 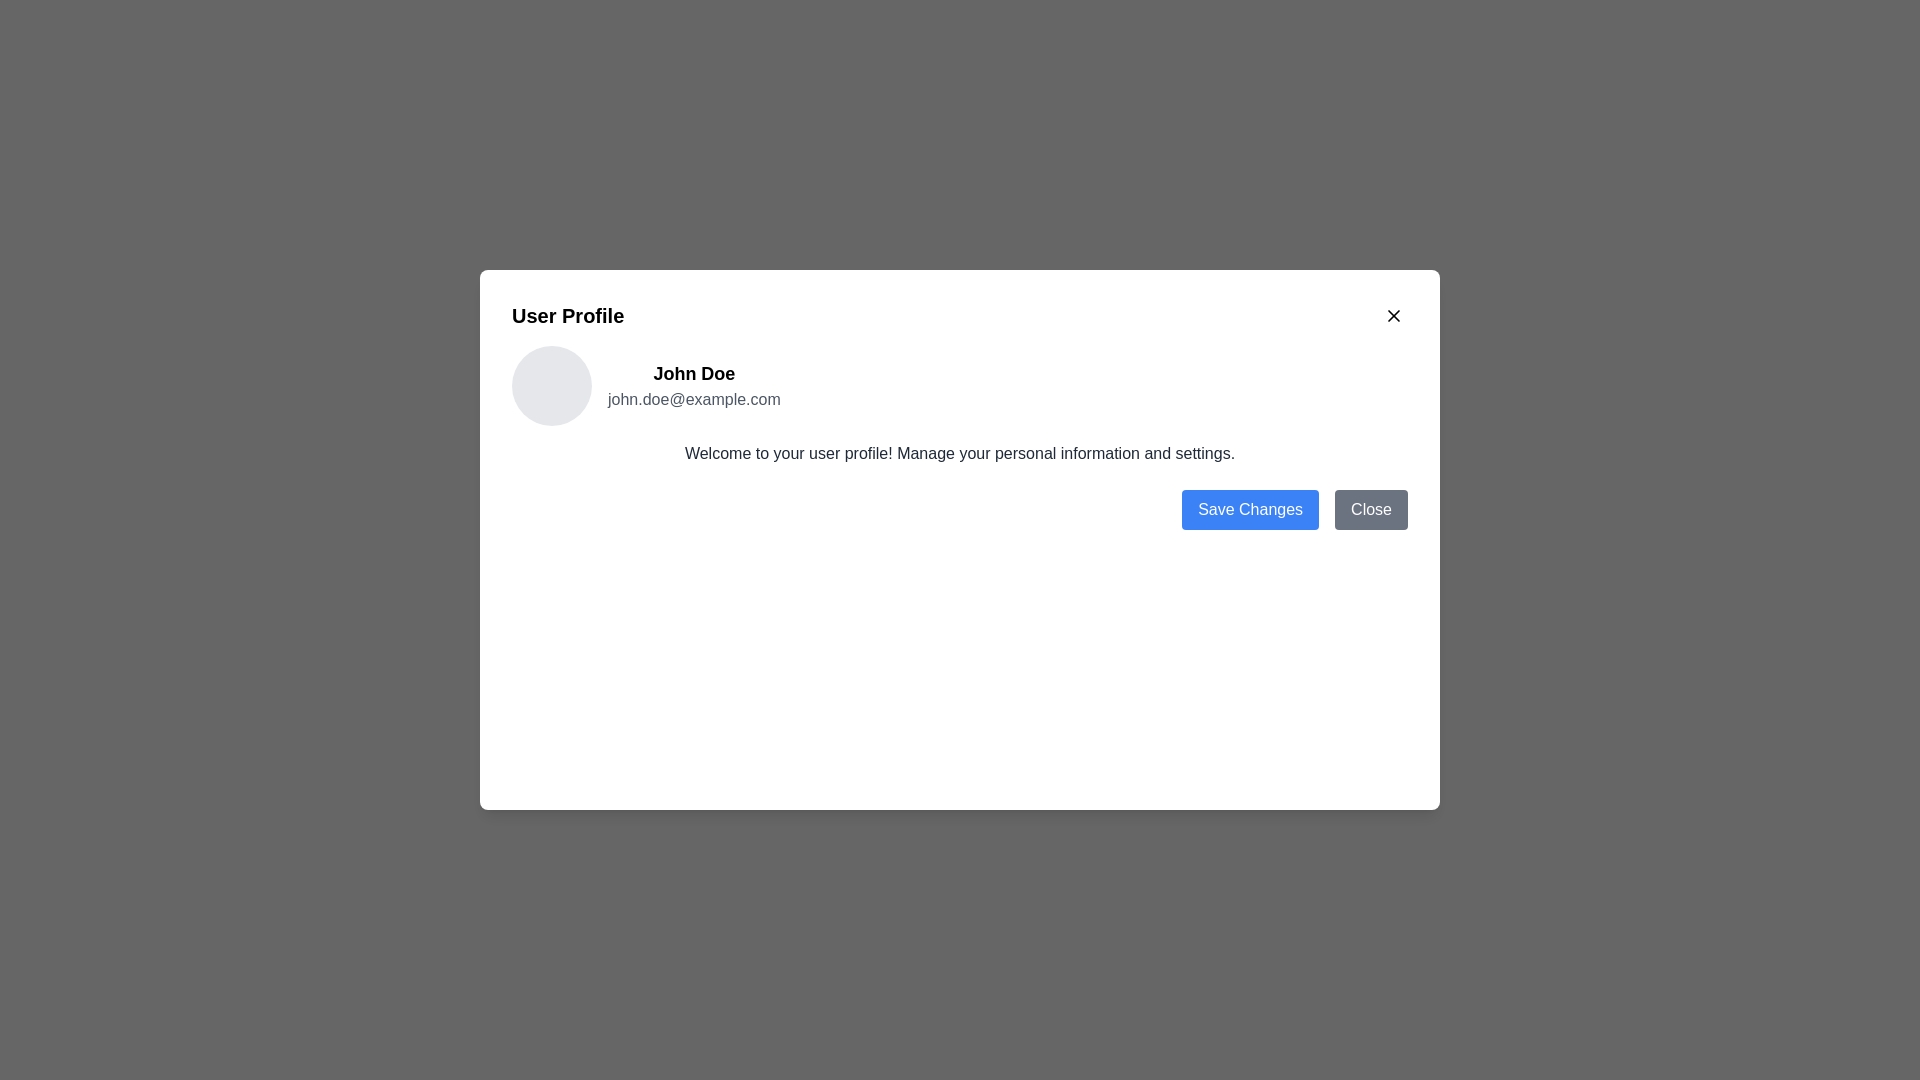 I want to click on the button located in the bottom-right section of the modal dialog, which dismisses the modal without saving changes, so click(x=1370, y=508).